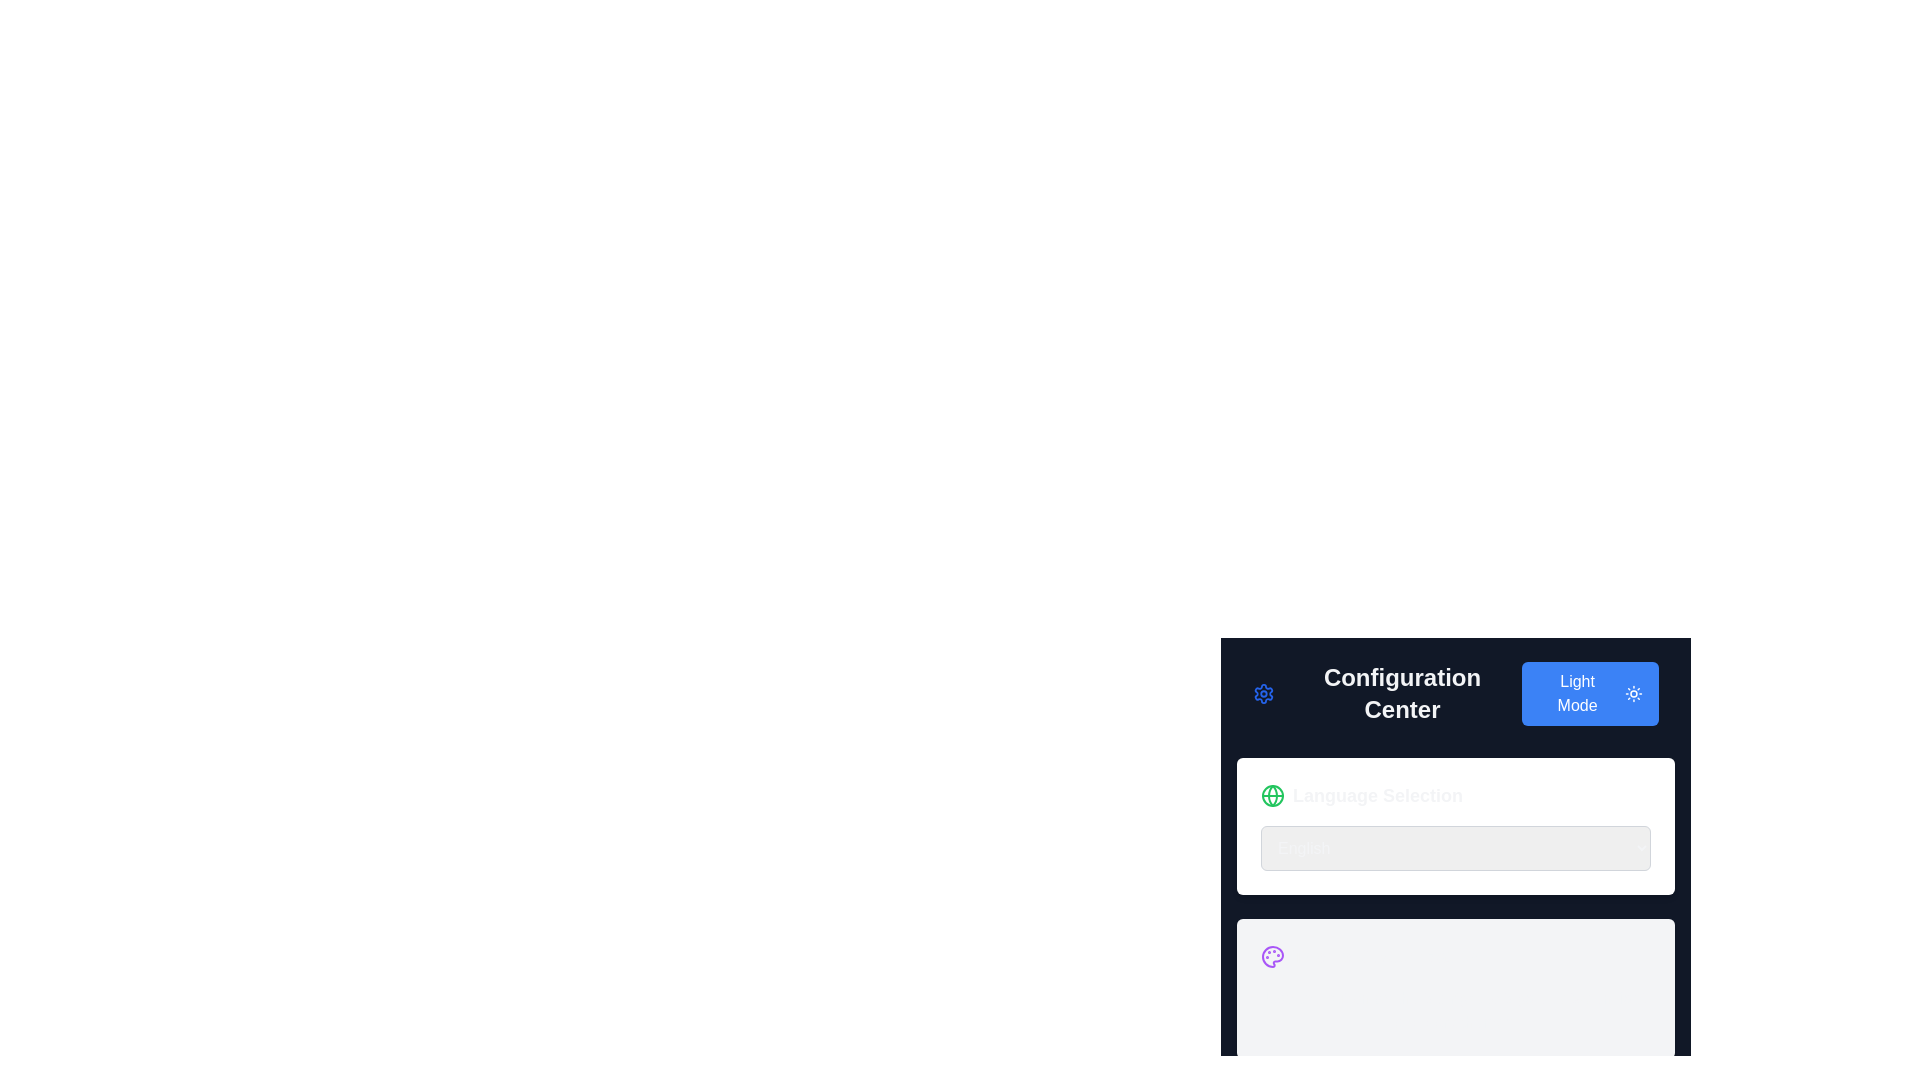  I want to click on the visual style of the SVG icon located to the left of the 'Language Selection' text, which indicates options related to language and global settings, so click(1271, 794).